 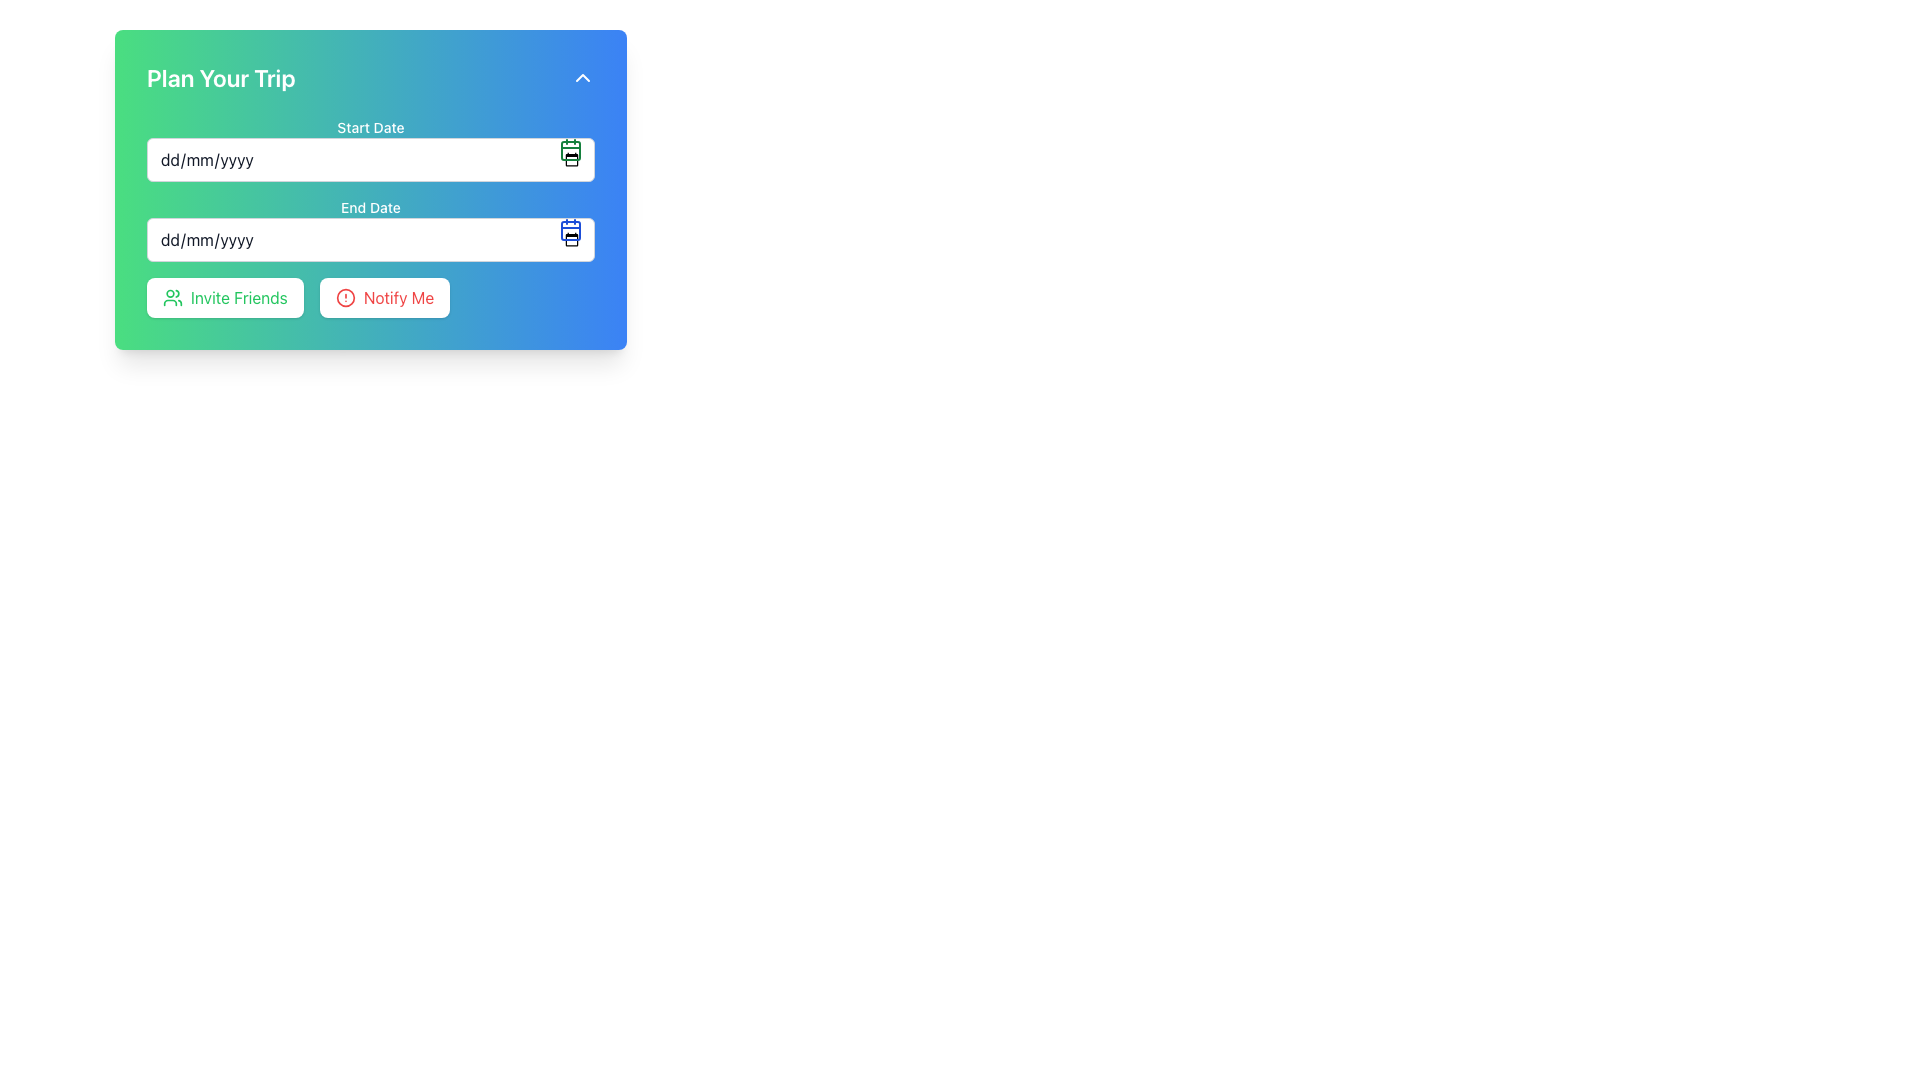 I want to click on the Text Label that indicates the start date input field, positioned above the date input field and to the left of the associated calendar icon, so click(x=370, y=127).